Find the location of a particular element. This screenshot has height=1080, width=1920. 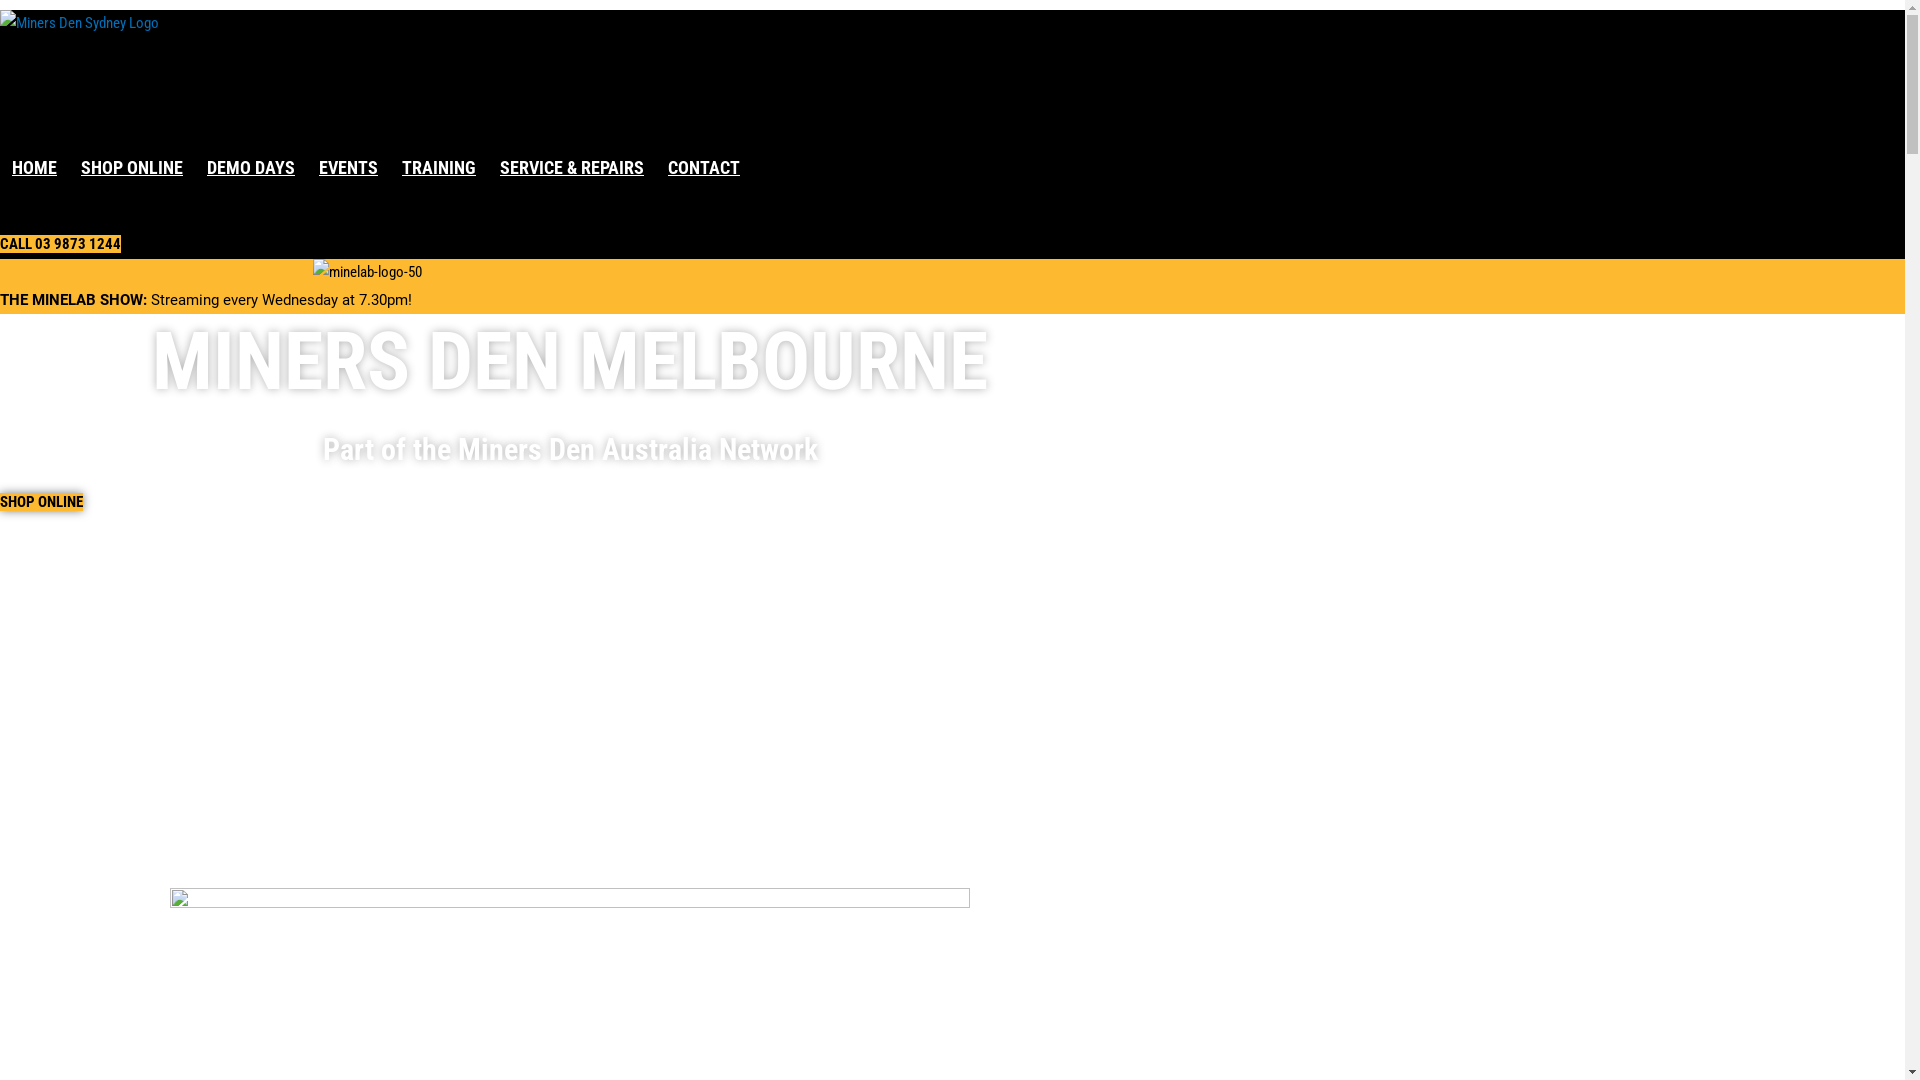

'SHOP ONLINE' is located at coordinates (131, 167).